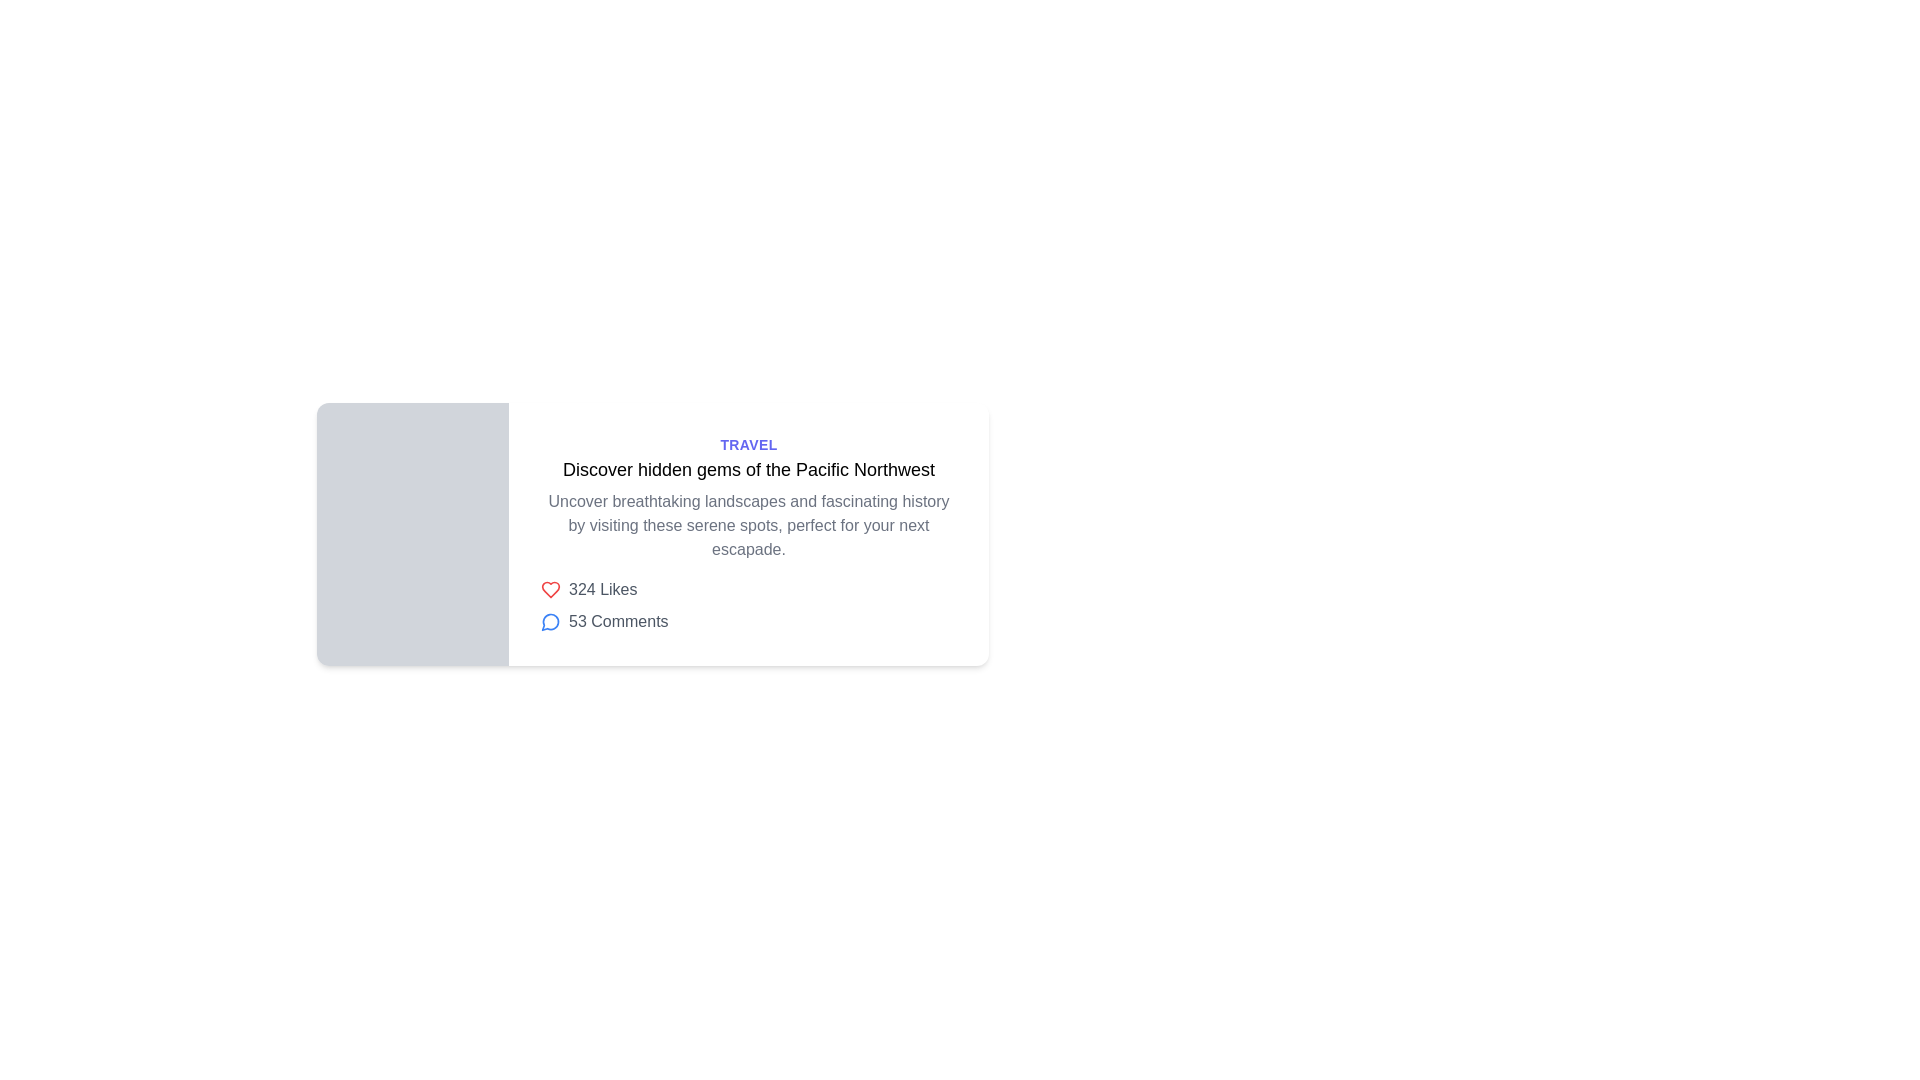 The height and width of the screenshot is (1080, 1920). Describe the element at coordinates (551, 588) in the screenshot. I see `the red heart icon located below the '324 Likes' text to like or unlike the content` at that location.